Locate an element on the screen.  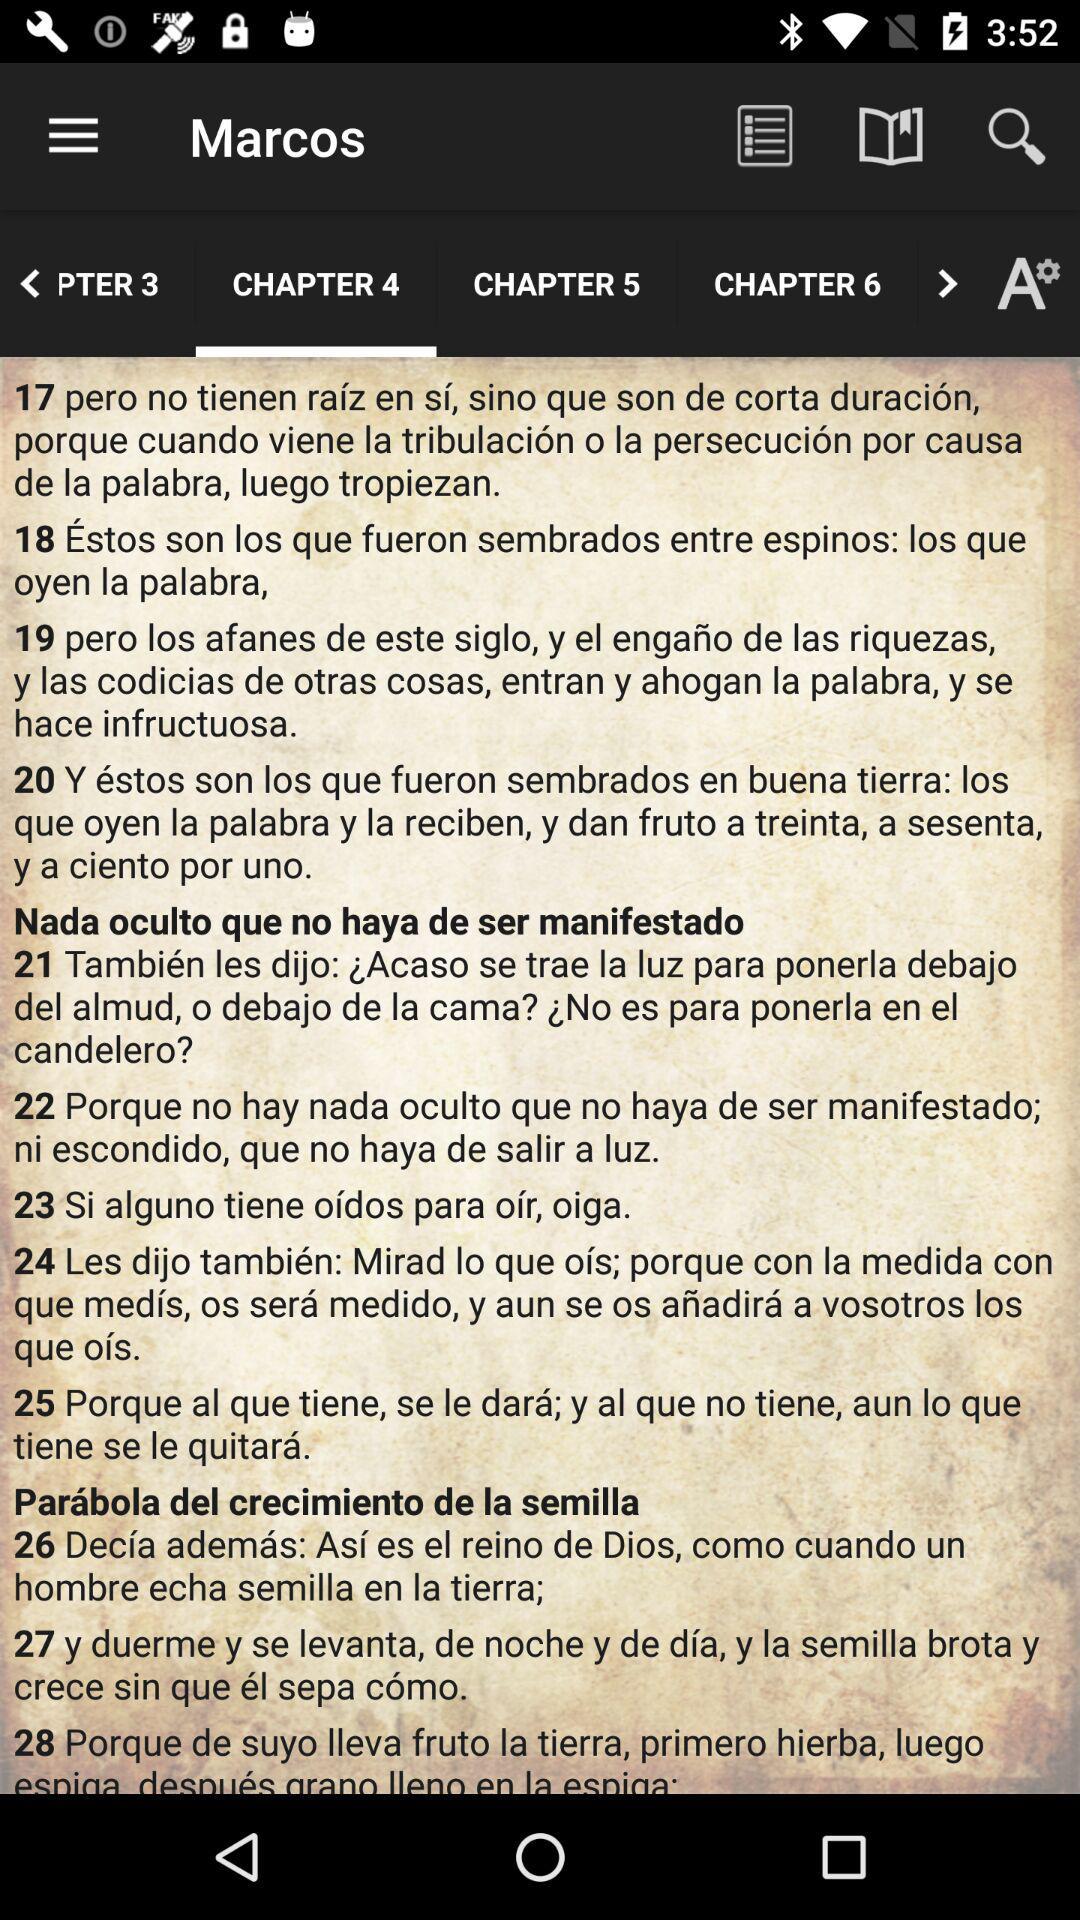
the app next to chapter 6 app is located at coordinates (918, 282).